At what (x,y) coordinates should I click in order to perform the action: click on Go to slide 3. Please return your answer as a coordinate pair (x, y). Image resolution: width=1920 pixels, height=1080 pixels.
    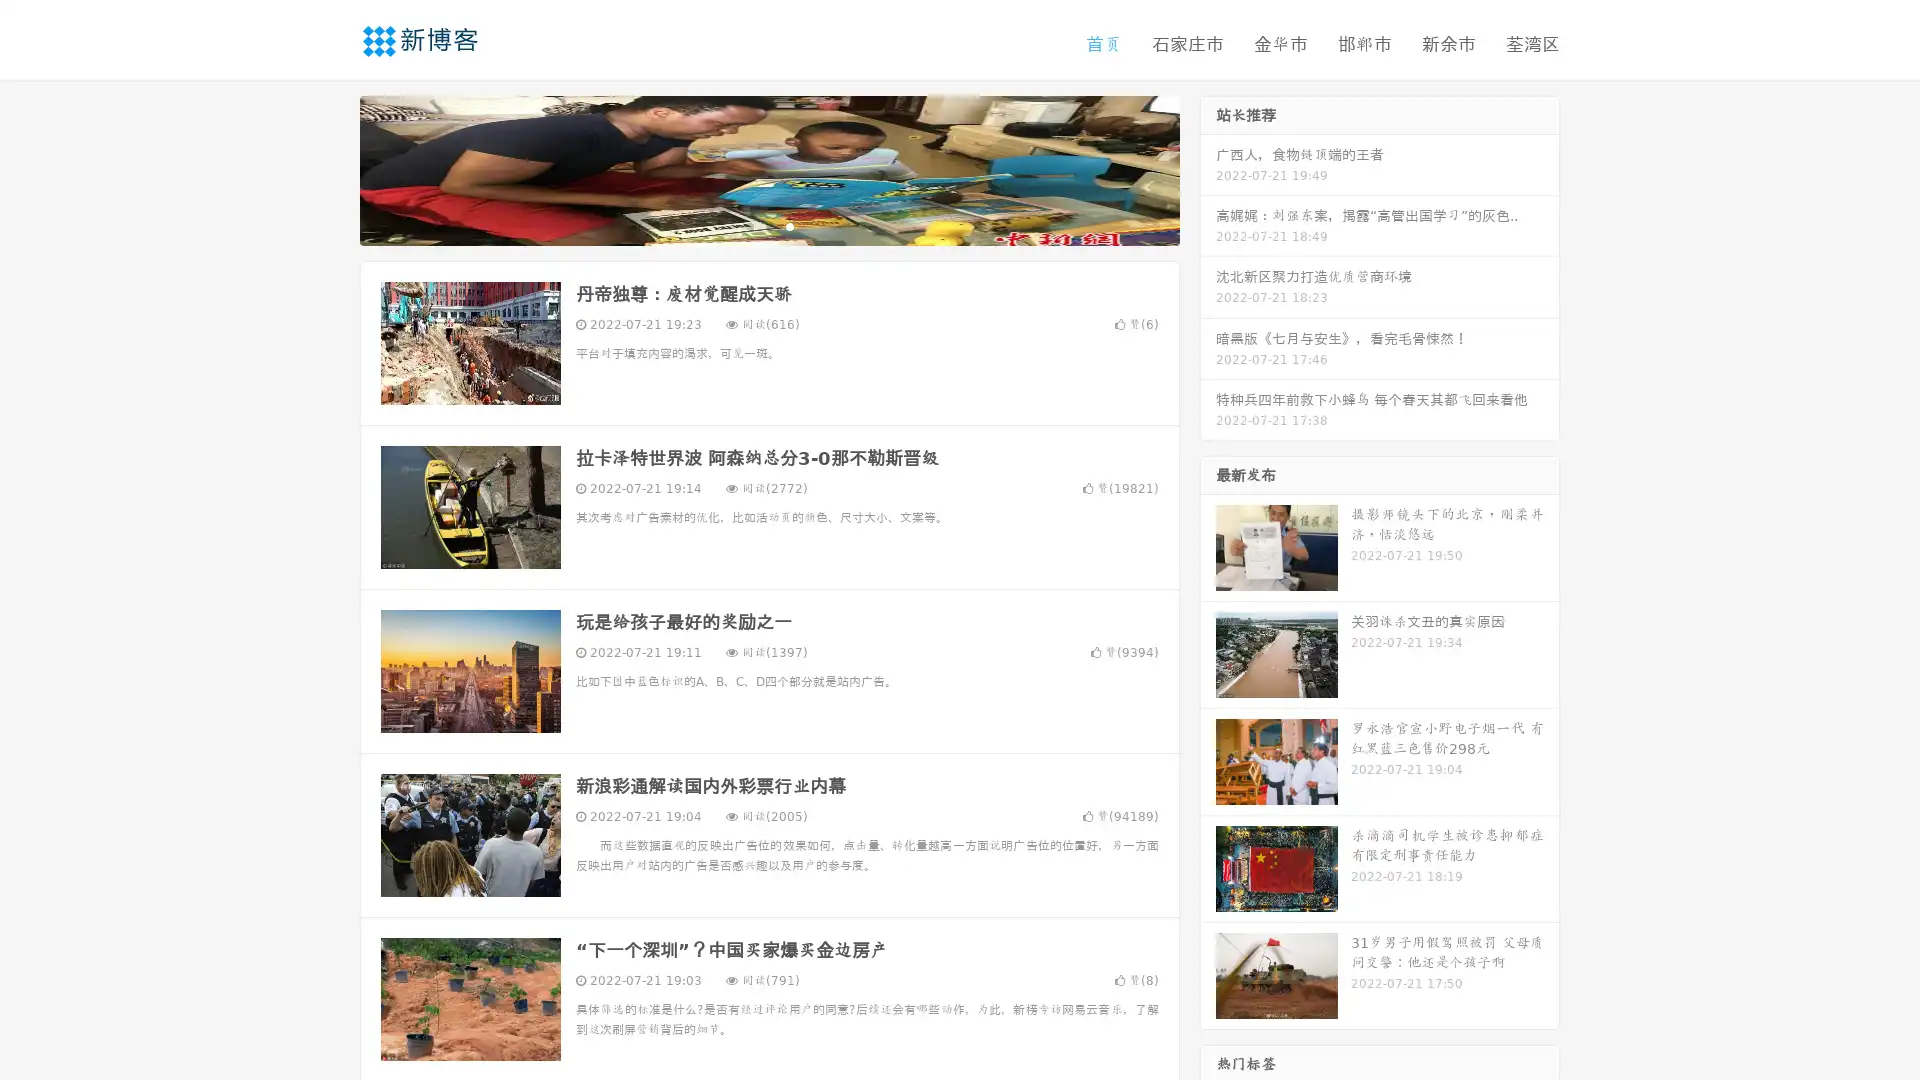
    Looking at the image, I should click on (789, 225).